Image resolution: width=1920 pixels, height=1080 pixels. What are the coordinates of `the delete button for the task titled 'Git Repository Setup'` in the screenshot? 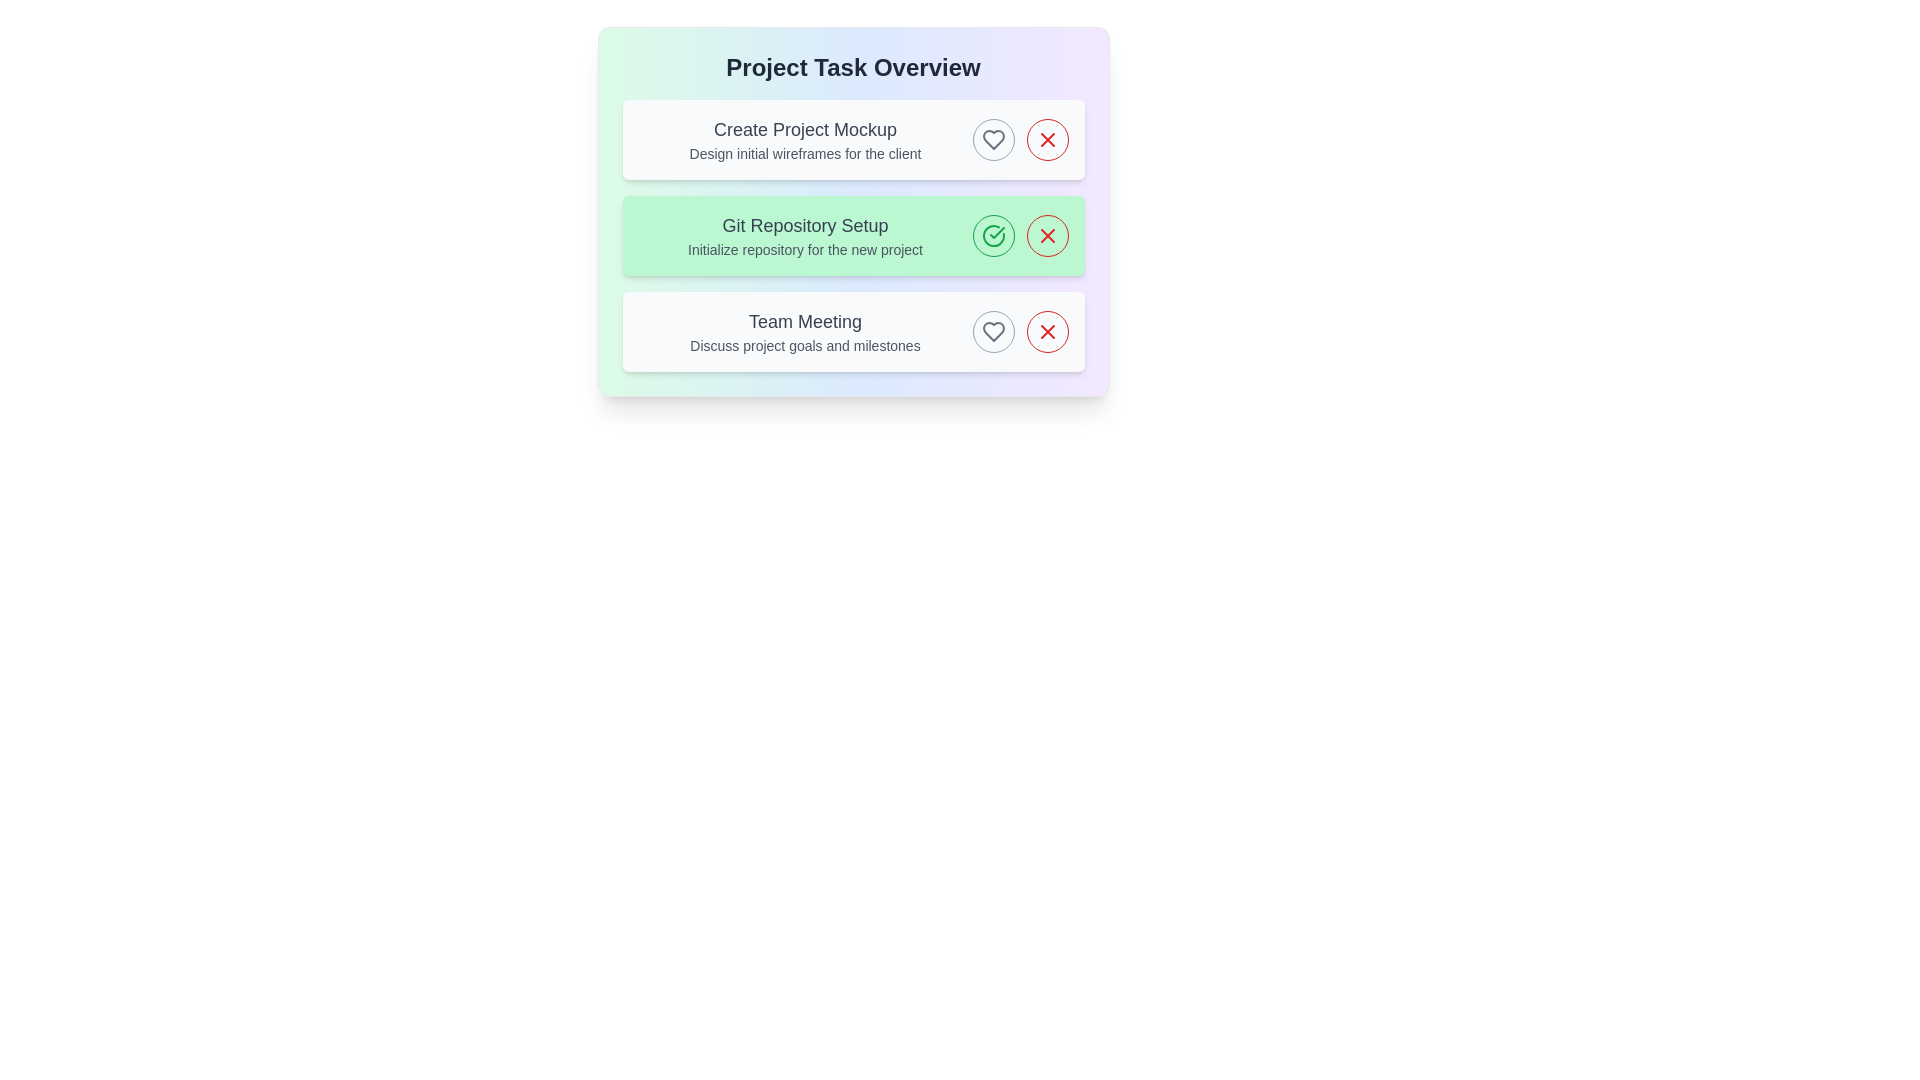 It's located at (1046, 234).